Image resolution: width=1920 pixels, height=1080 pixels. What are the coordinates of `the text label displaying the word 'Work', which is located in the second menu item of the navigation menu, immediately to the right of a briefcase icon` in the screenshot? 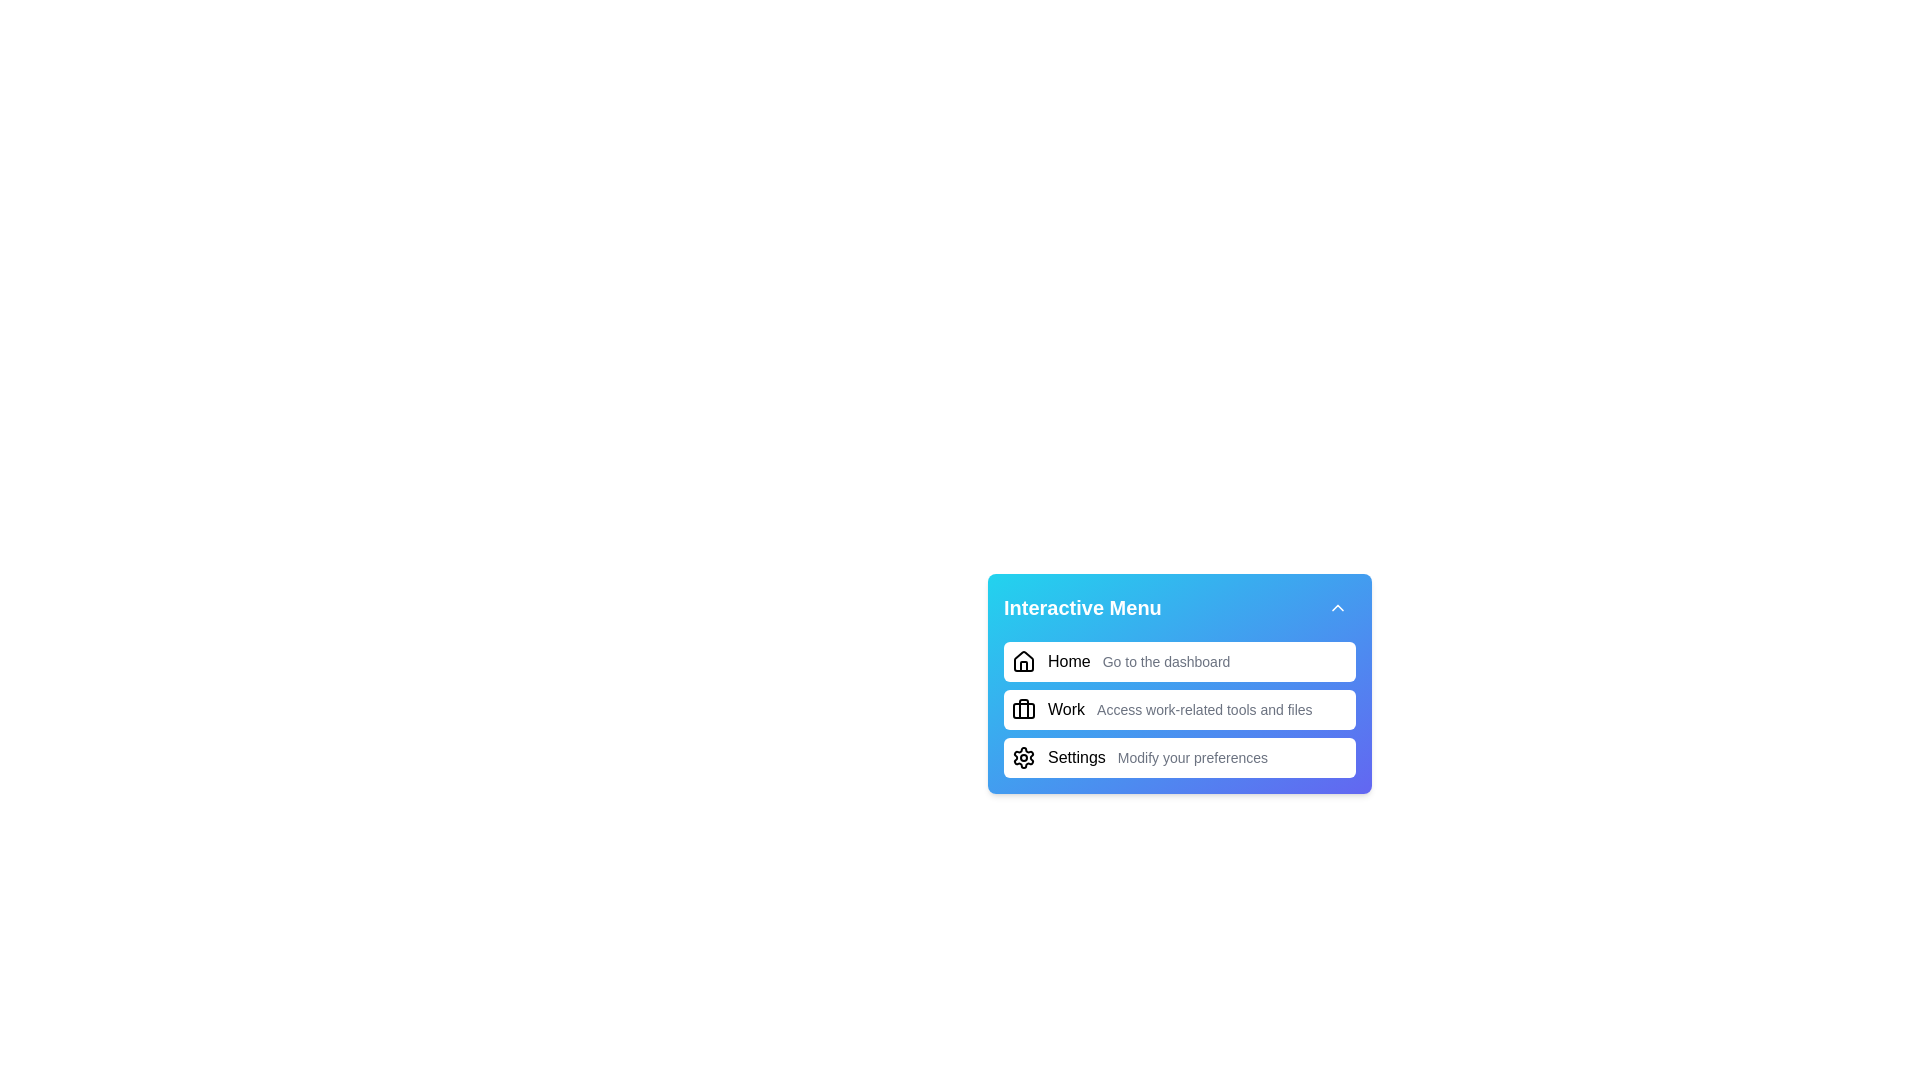 It's located at (1065, 708).